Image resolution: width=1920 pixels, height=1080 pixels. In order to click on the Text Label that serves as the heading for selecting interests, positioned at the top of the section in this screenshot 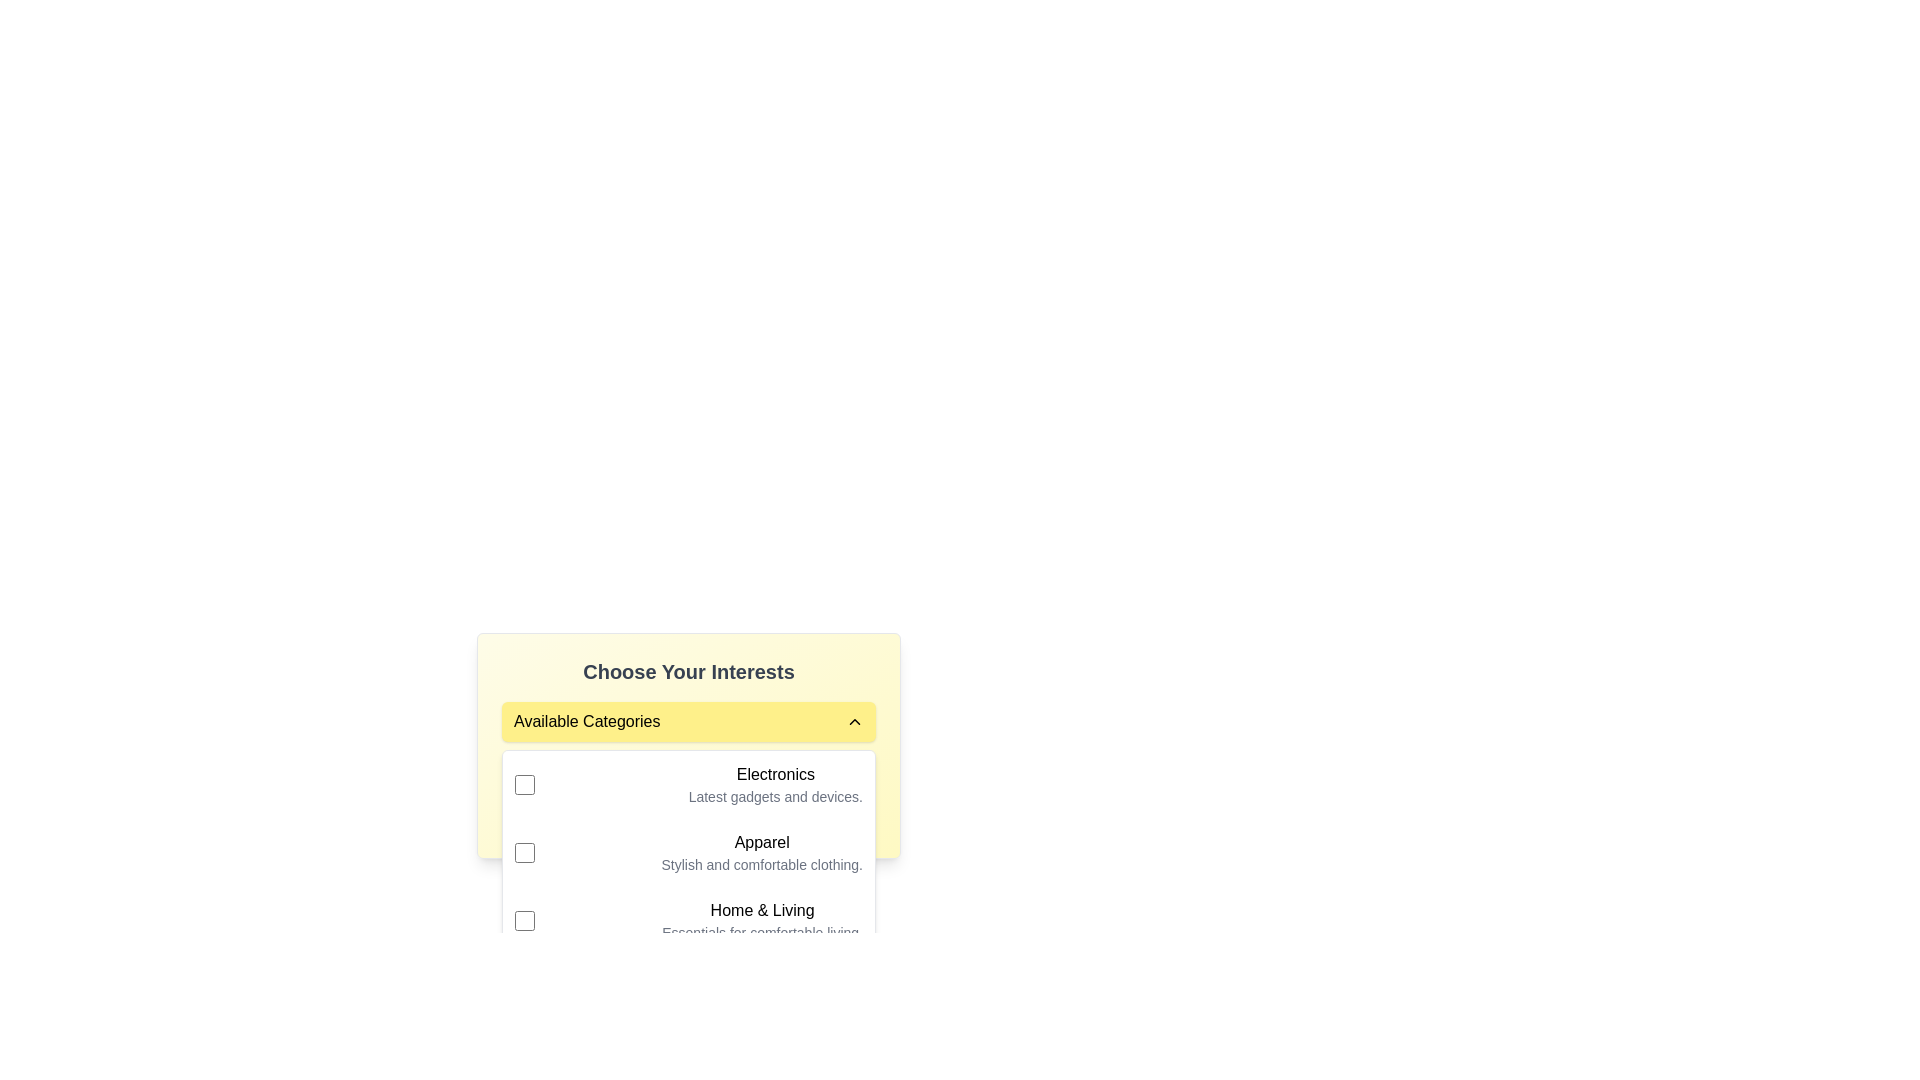, I will do `click(689, 671)`.